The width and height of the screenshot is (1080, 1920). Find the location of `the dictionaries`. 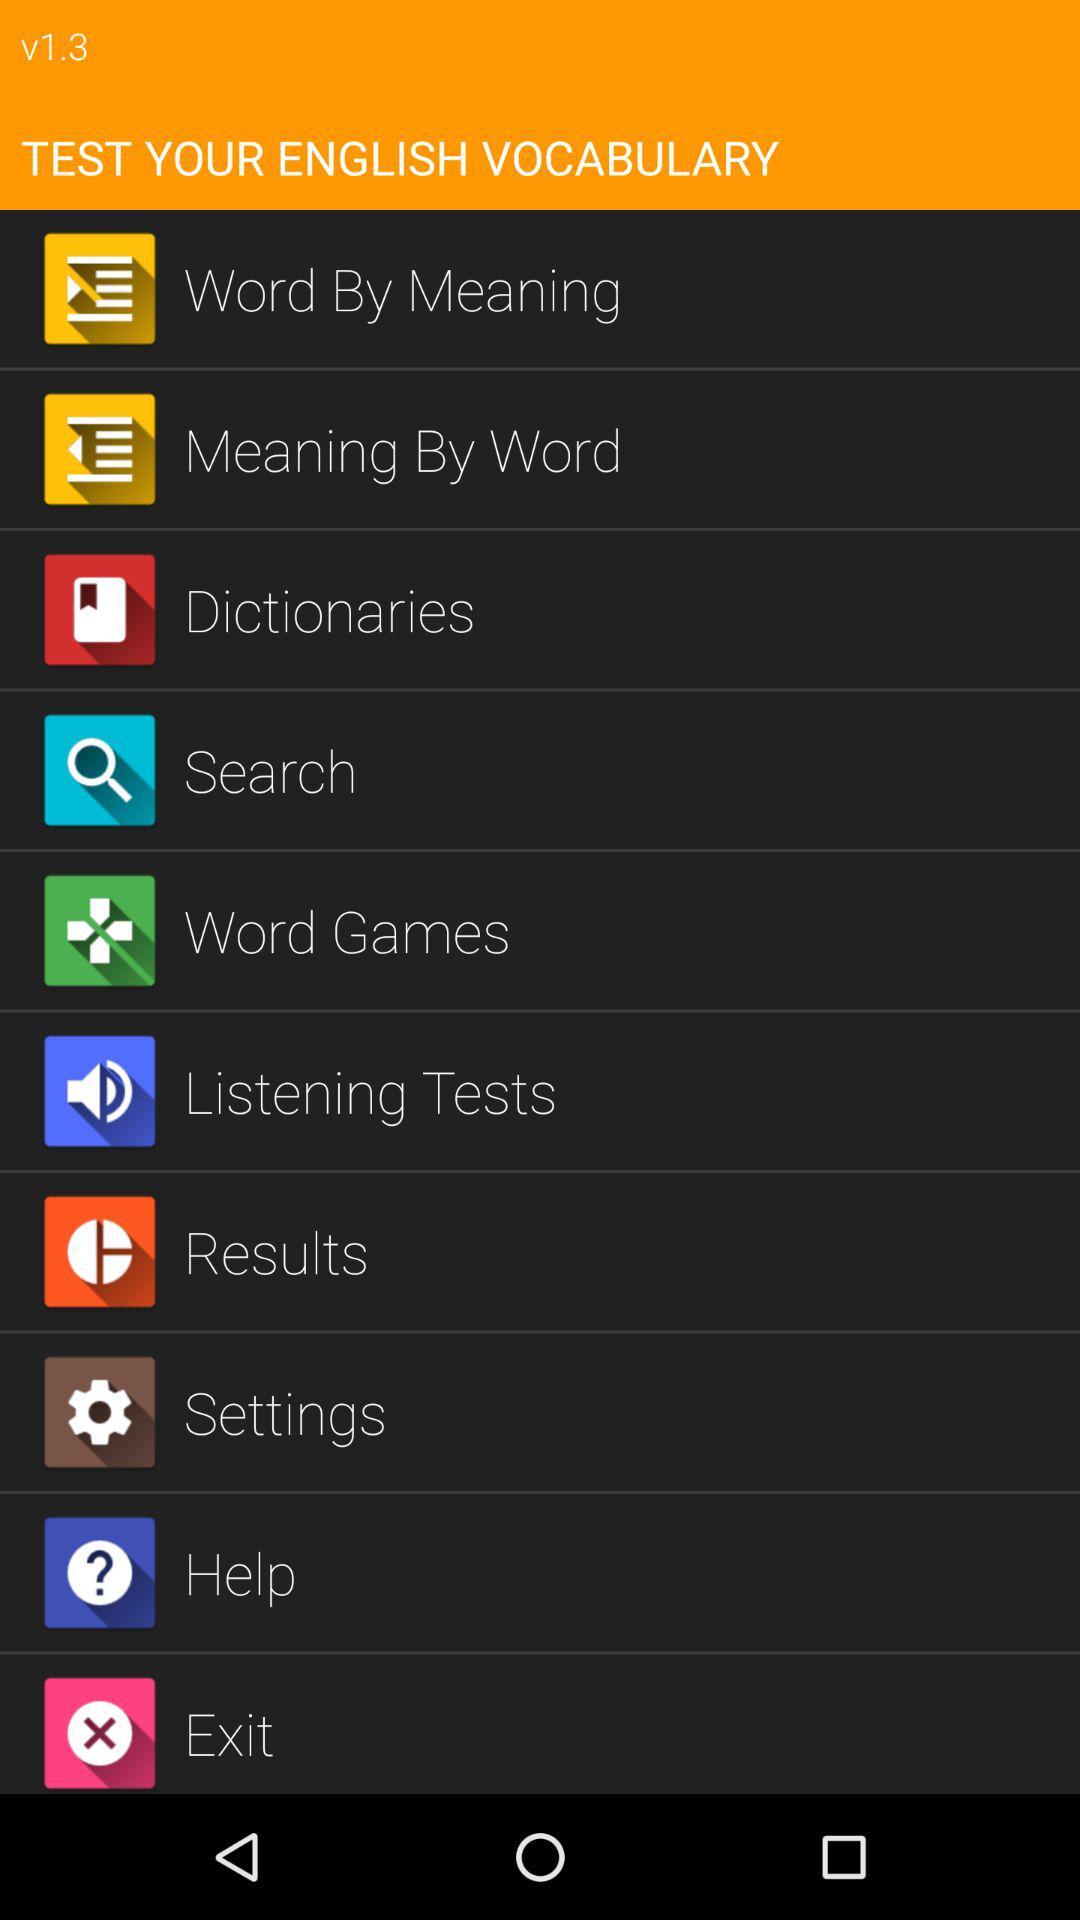

the dictionaries is located at coordinates (623, 608).